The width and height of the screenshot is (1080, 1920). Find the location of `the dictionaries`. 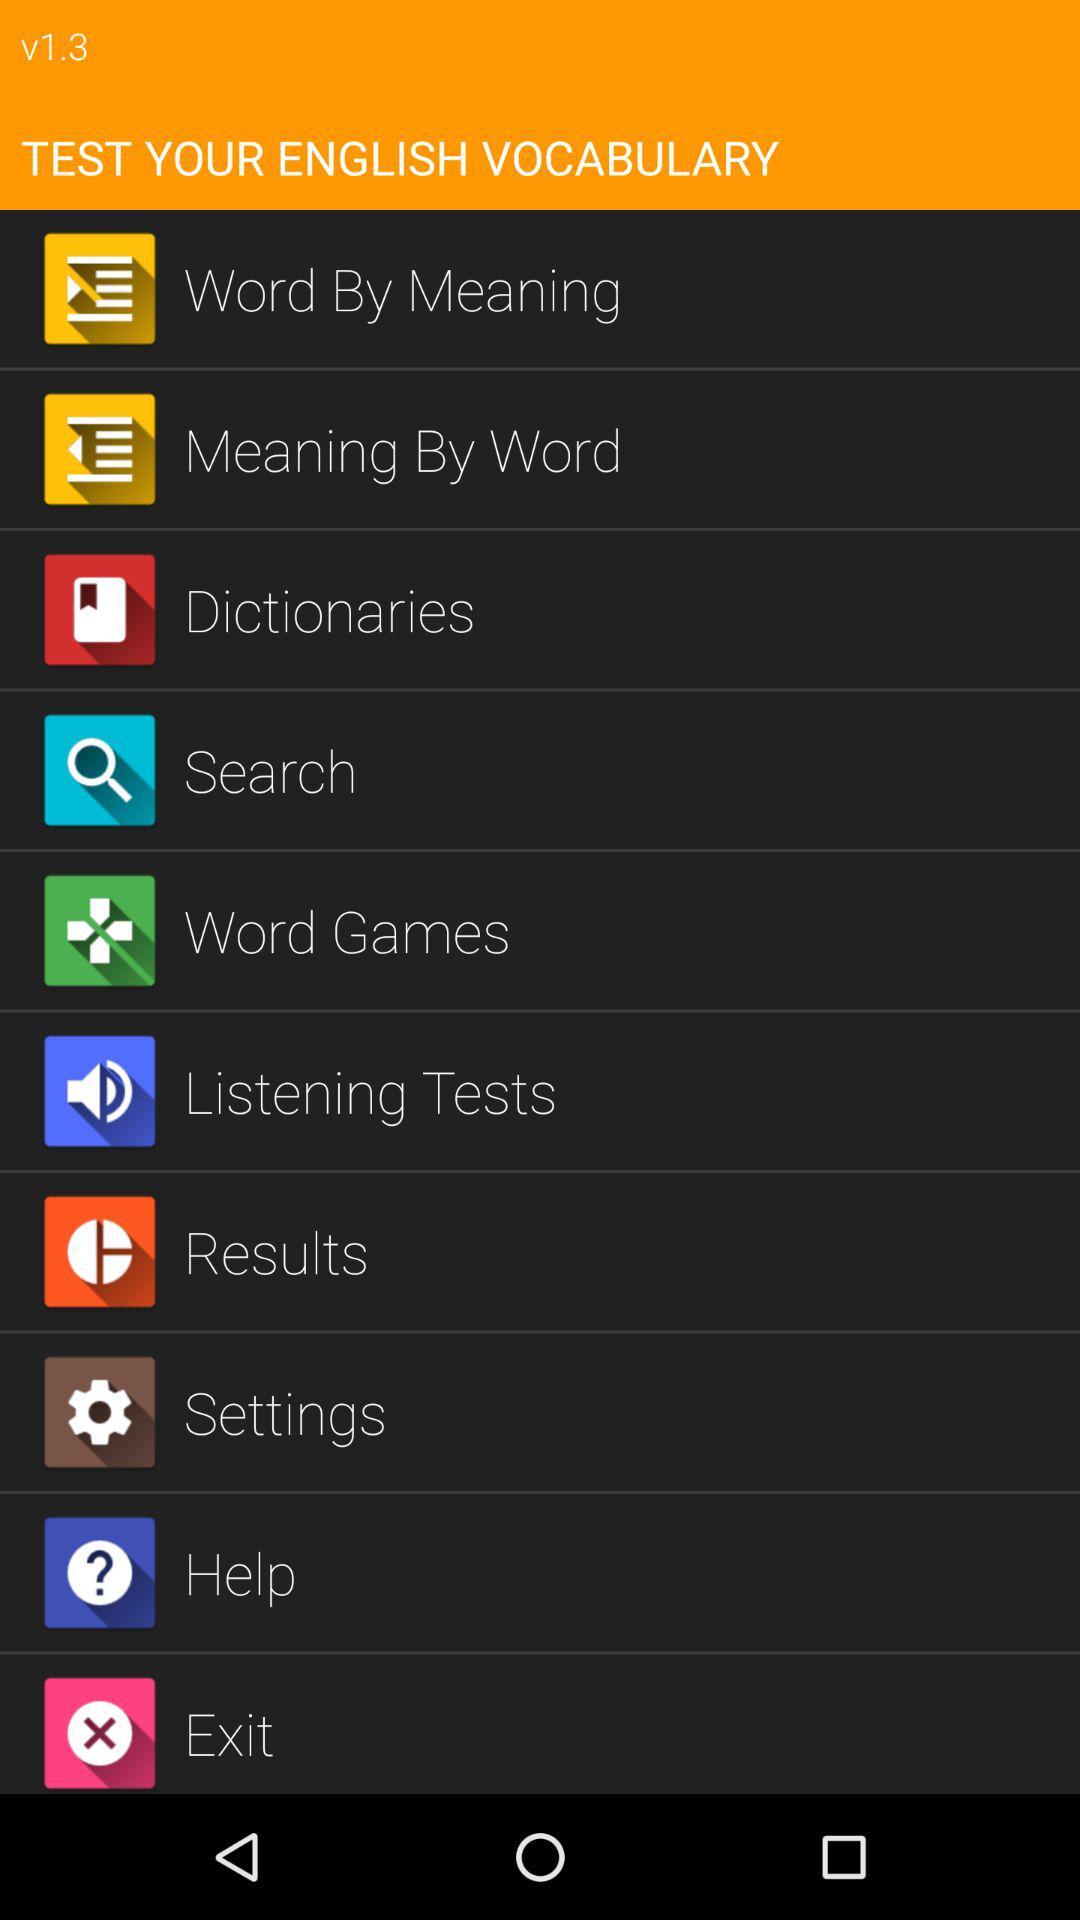

the dictionaries is located at coordinates (623, 608).